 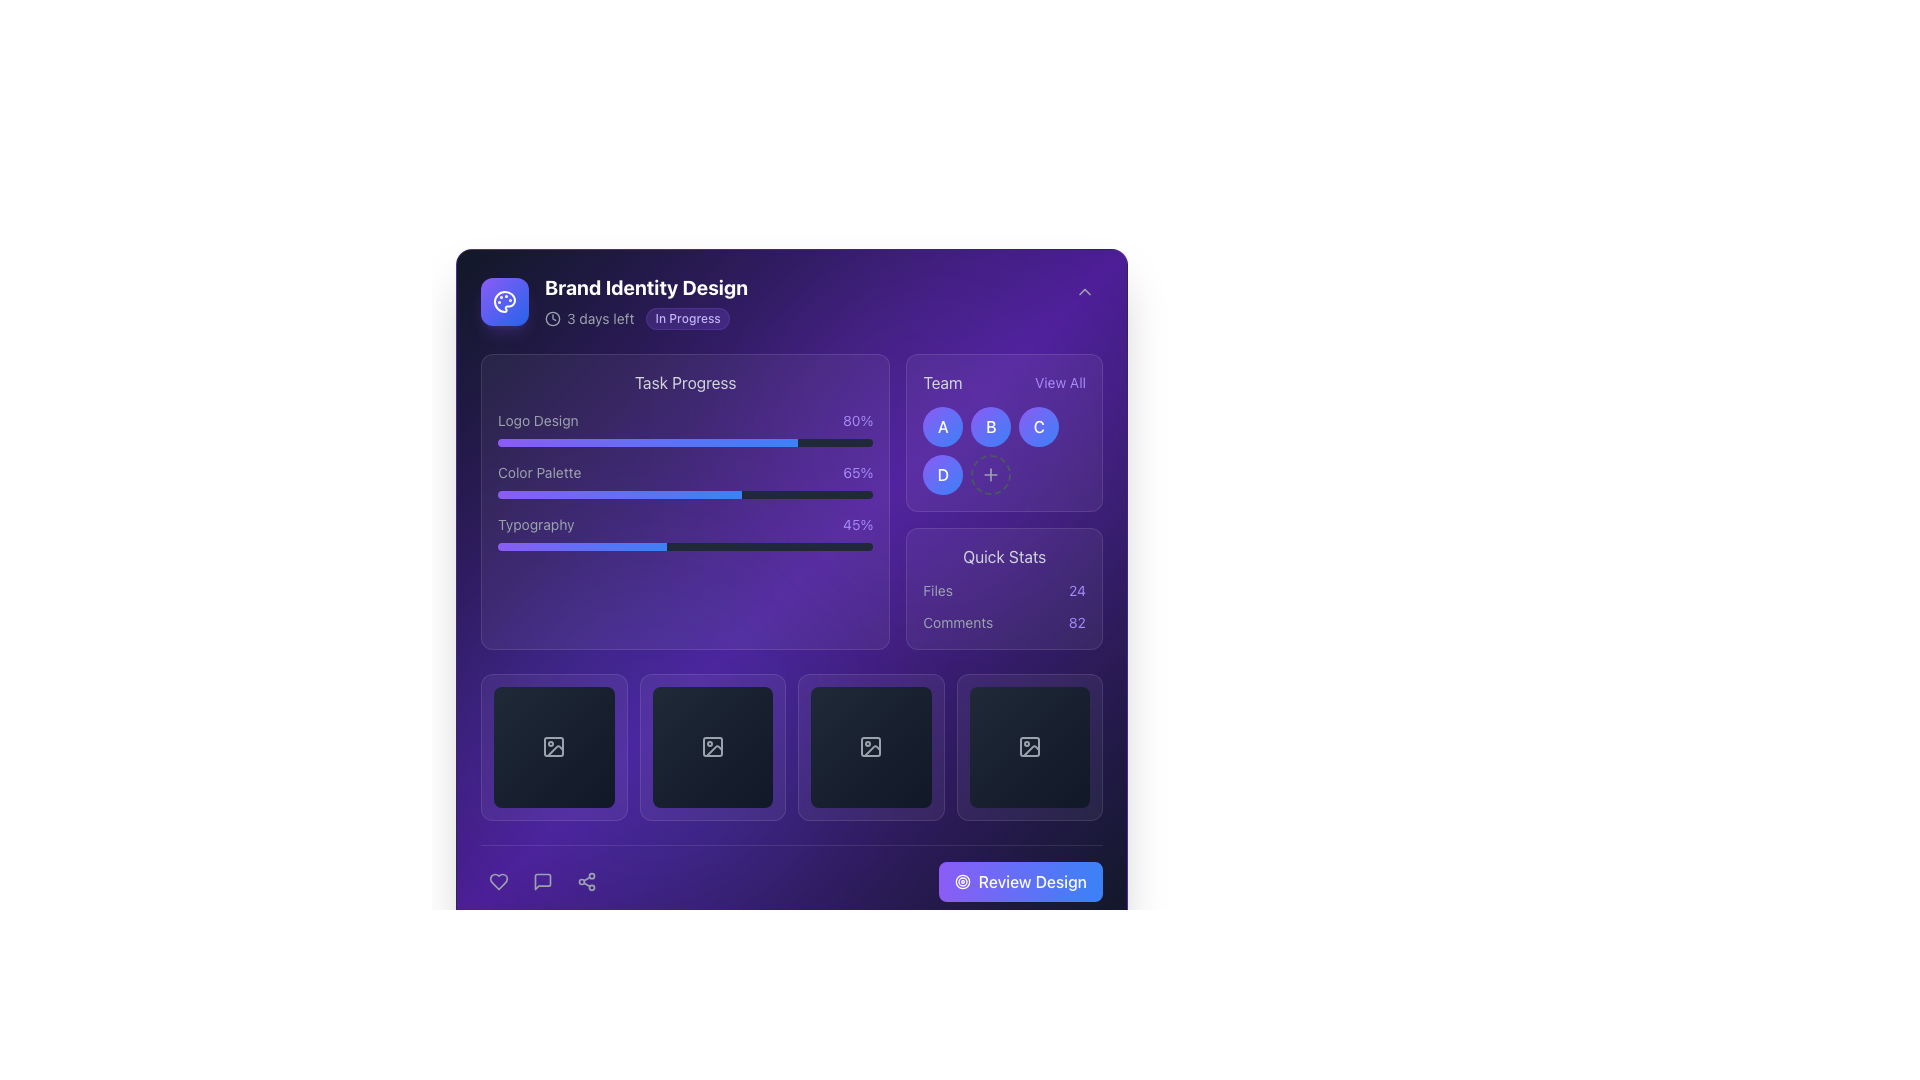 I want to click on on the text block displaying the project title 'Brand Identity Design' with the status badge 'In Progress', so click(x=646, y=301).